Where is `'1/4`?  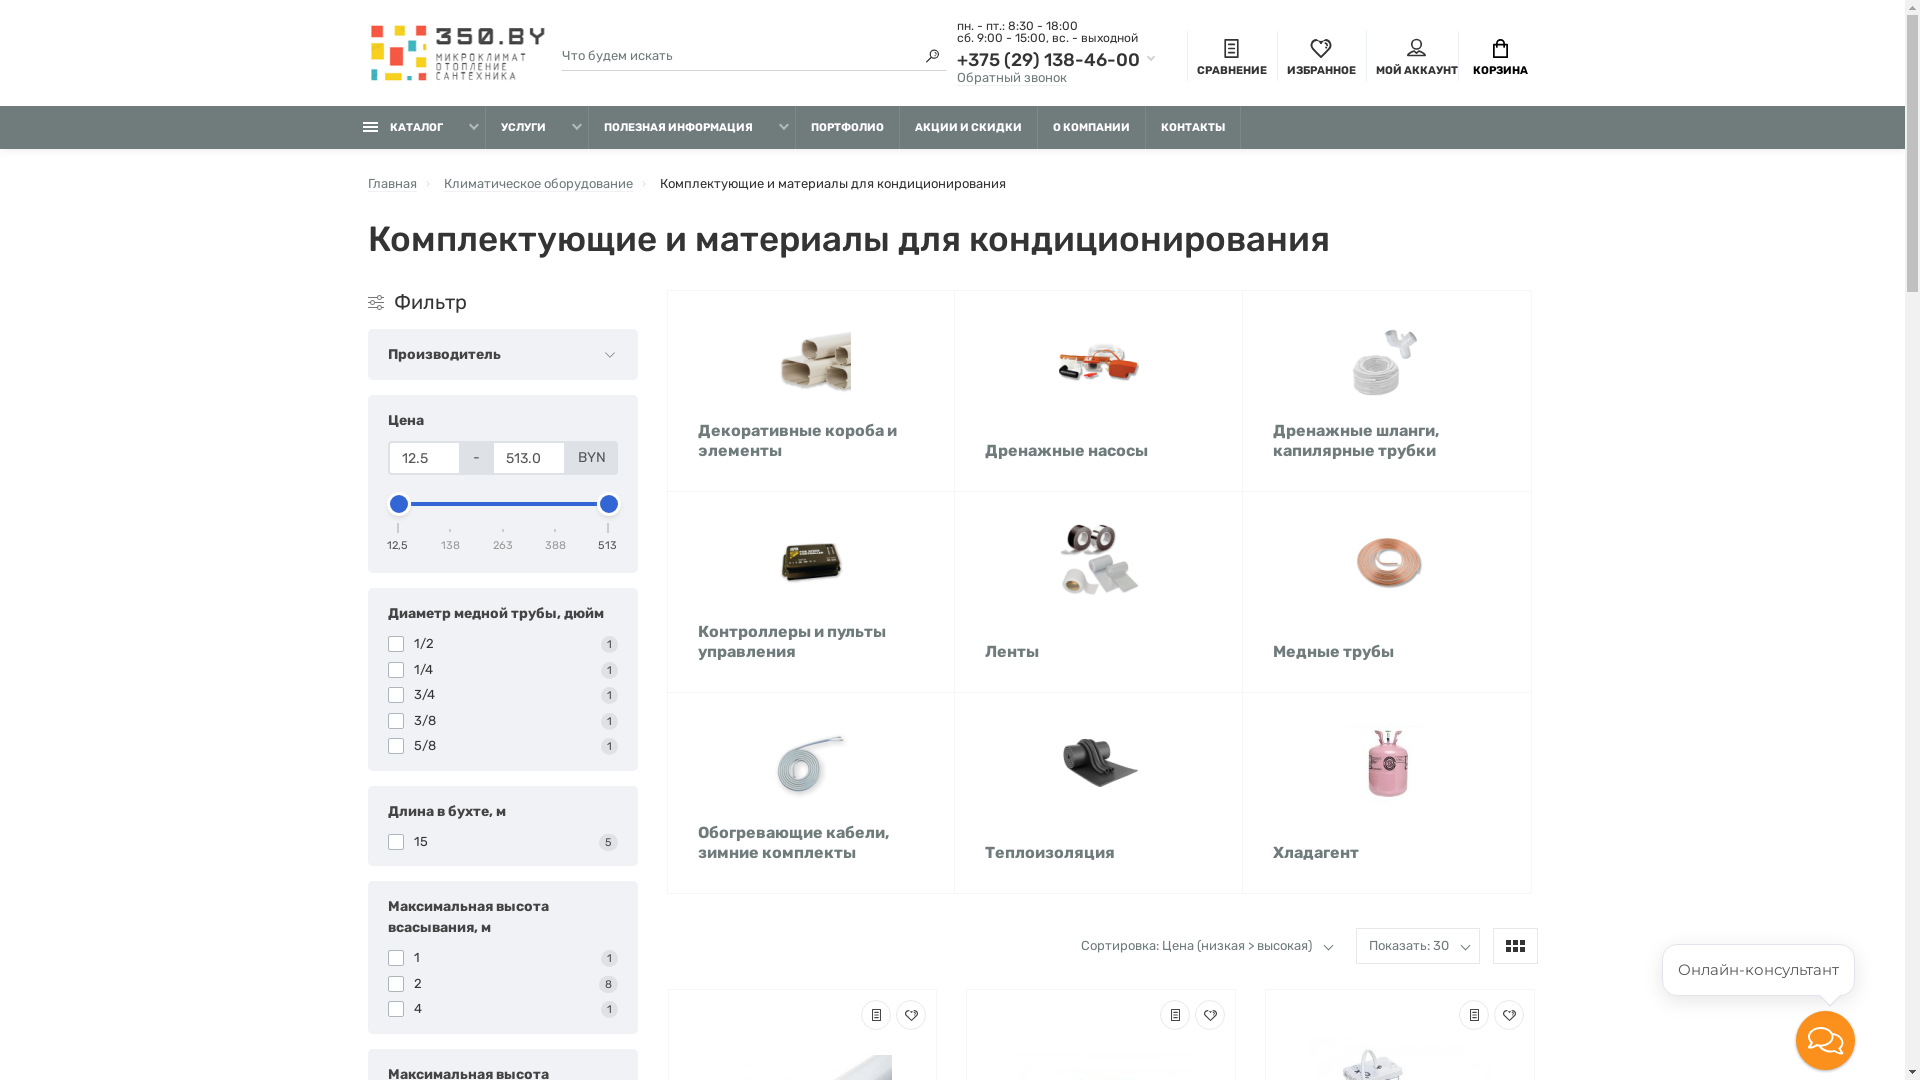 '1/4 is located at coordinates (503, 670).